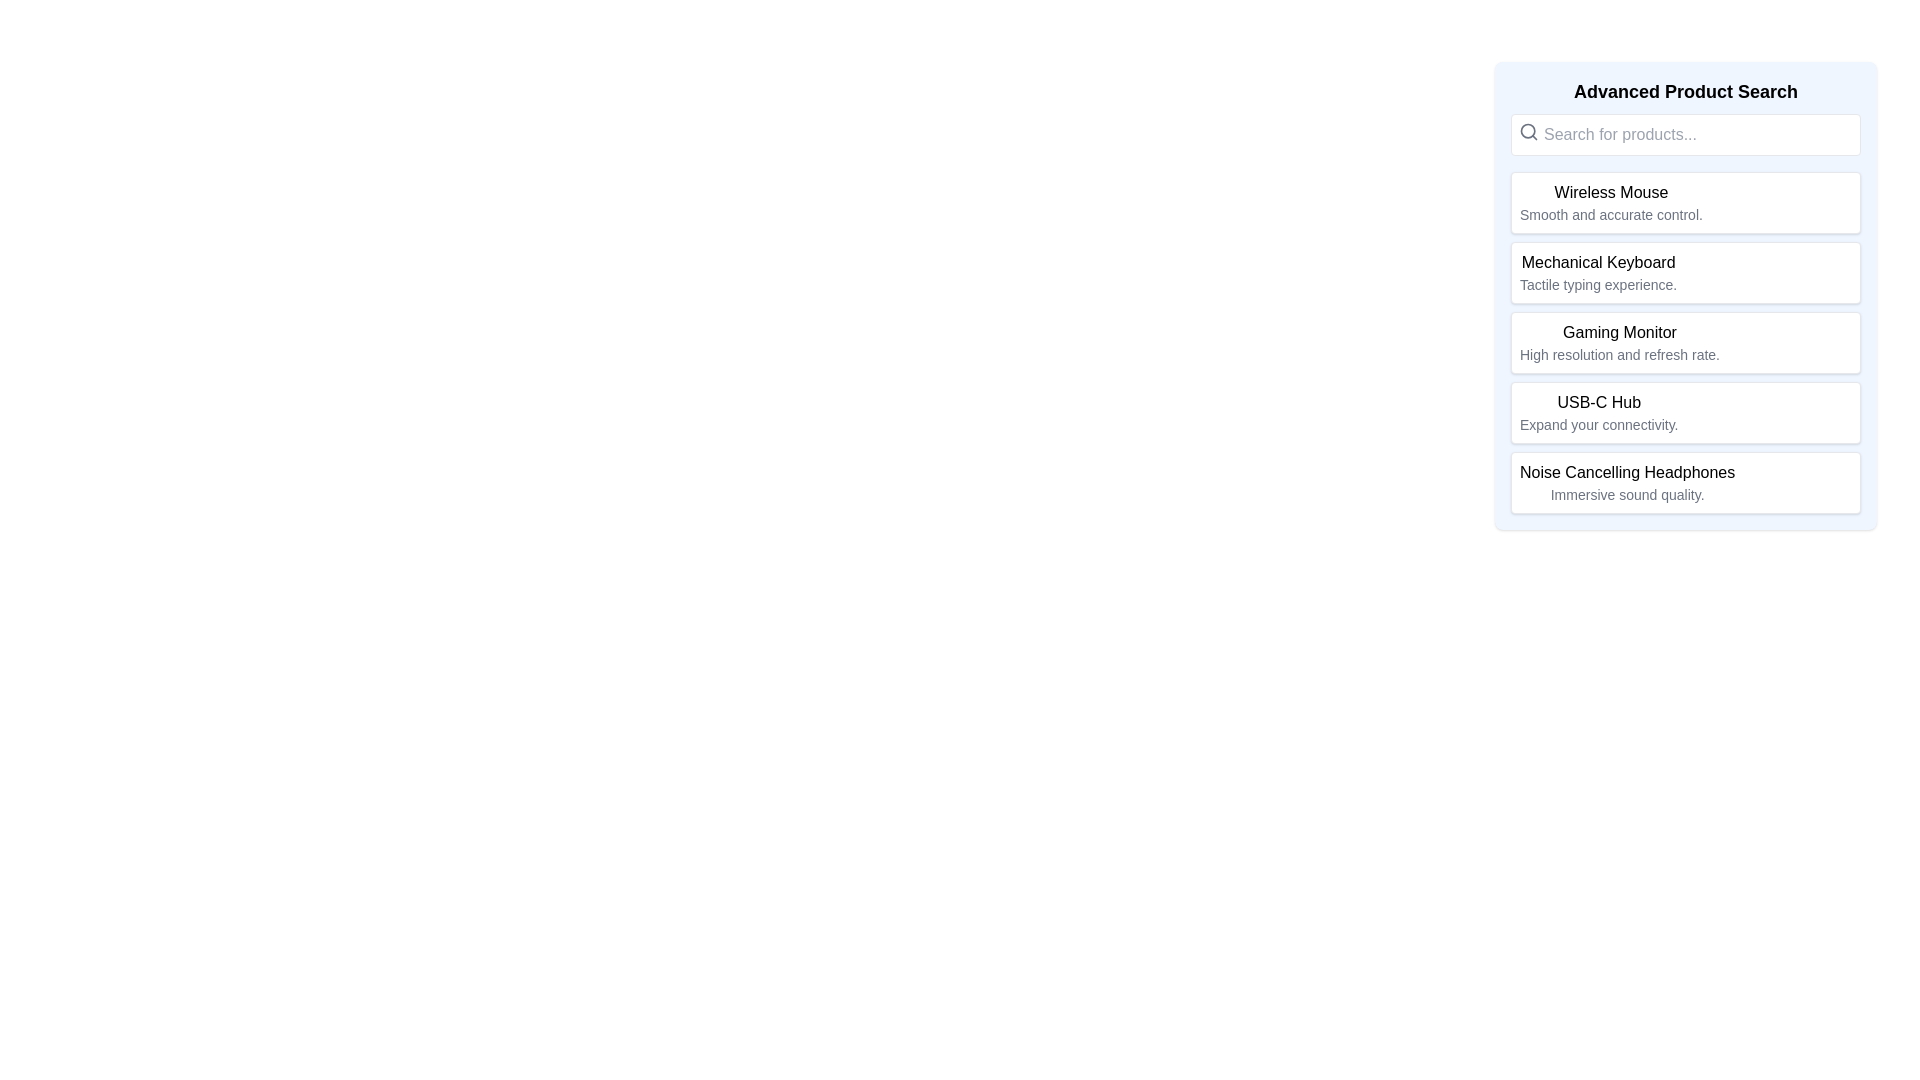 The width and height of the screenshot is (1920, 1080). What do you see at coordinates (1620, 342) in the screenshot?
I see `the Text block component that presents information about a gaming monitor, which is the third item in a vertical list of card components` at bounding box center [1620, 342].